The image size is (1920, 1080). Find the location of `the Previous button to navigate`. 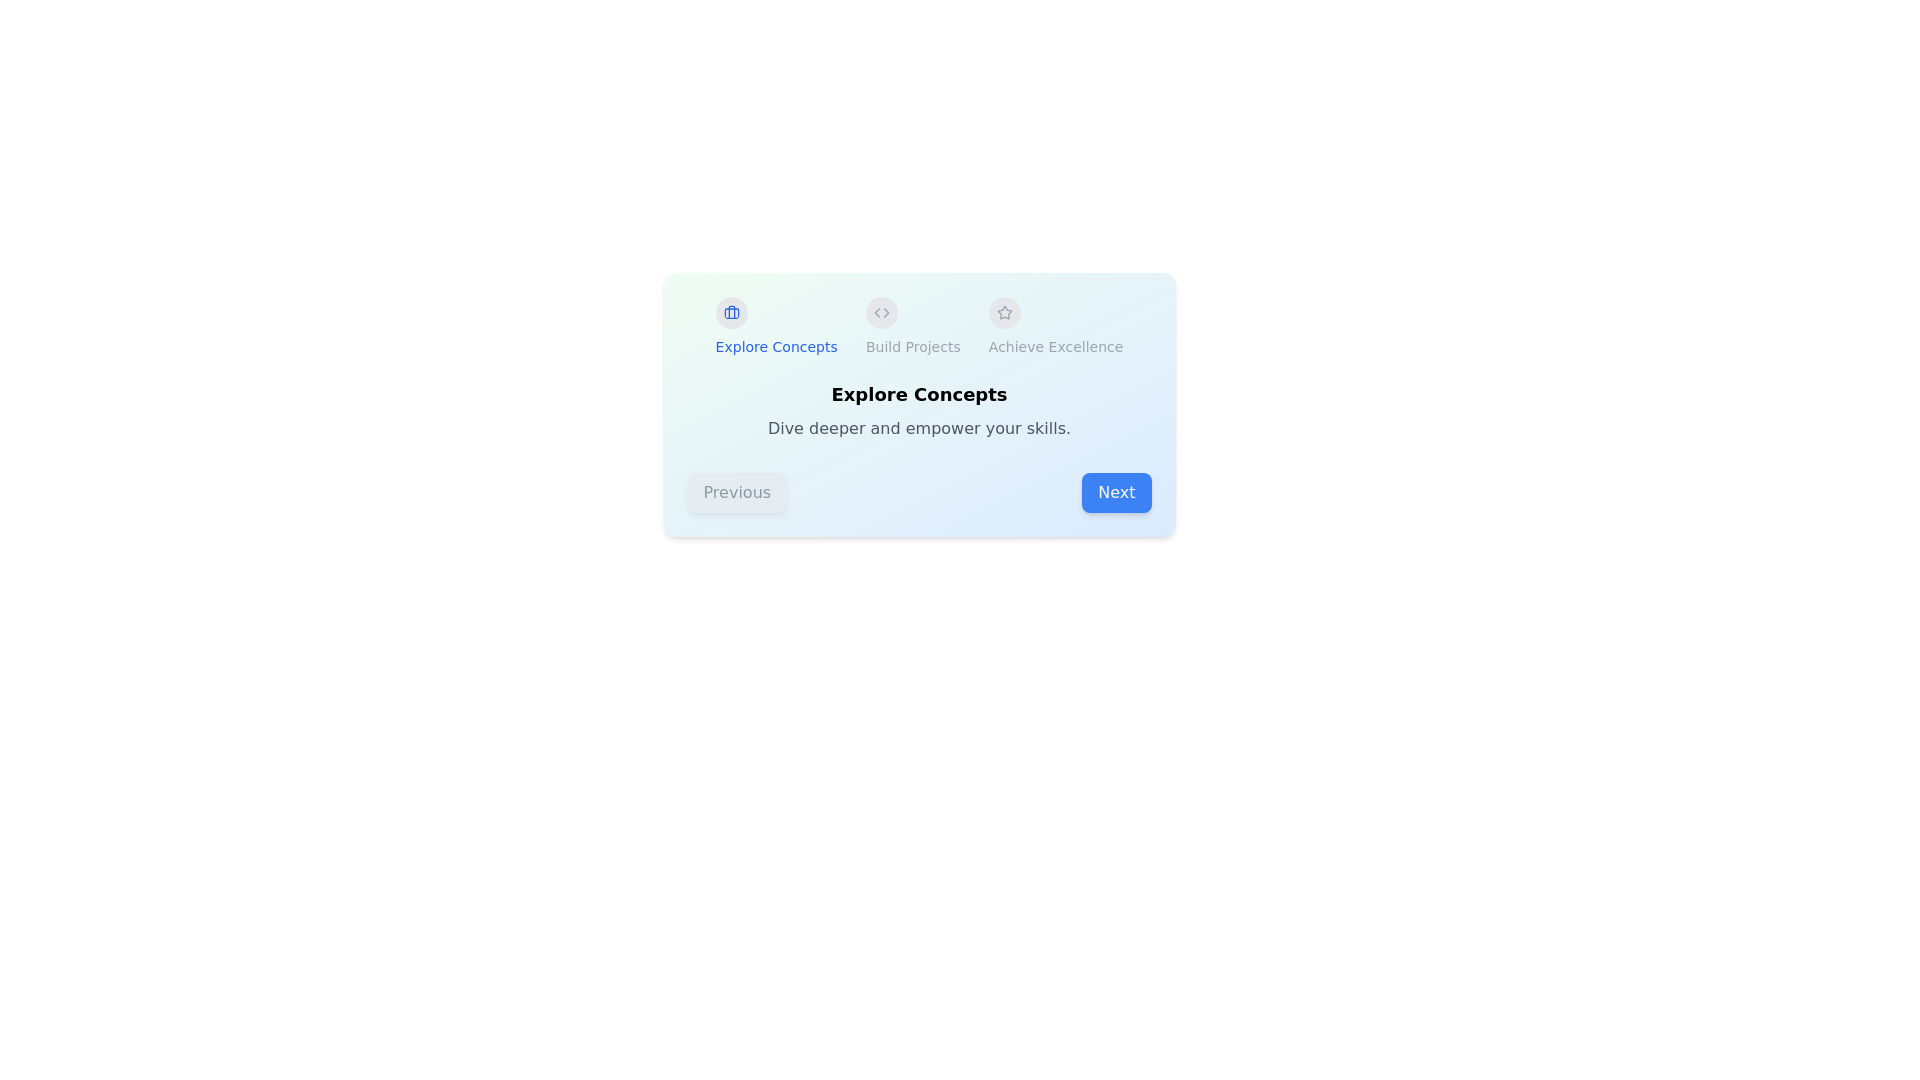

the Previous button to navigate is located at coordinates (736, 493).